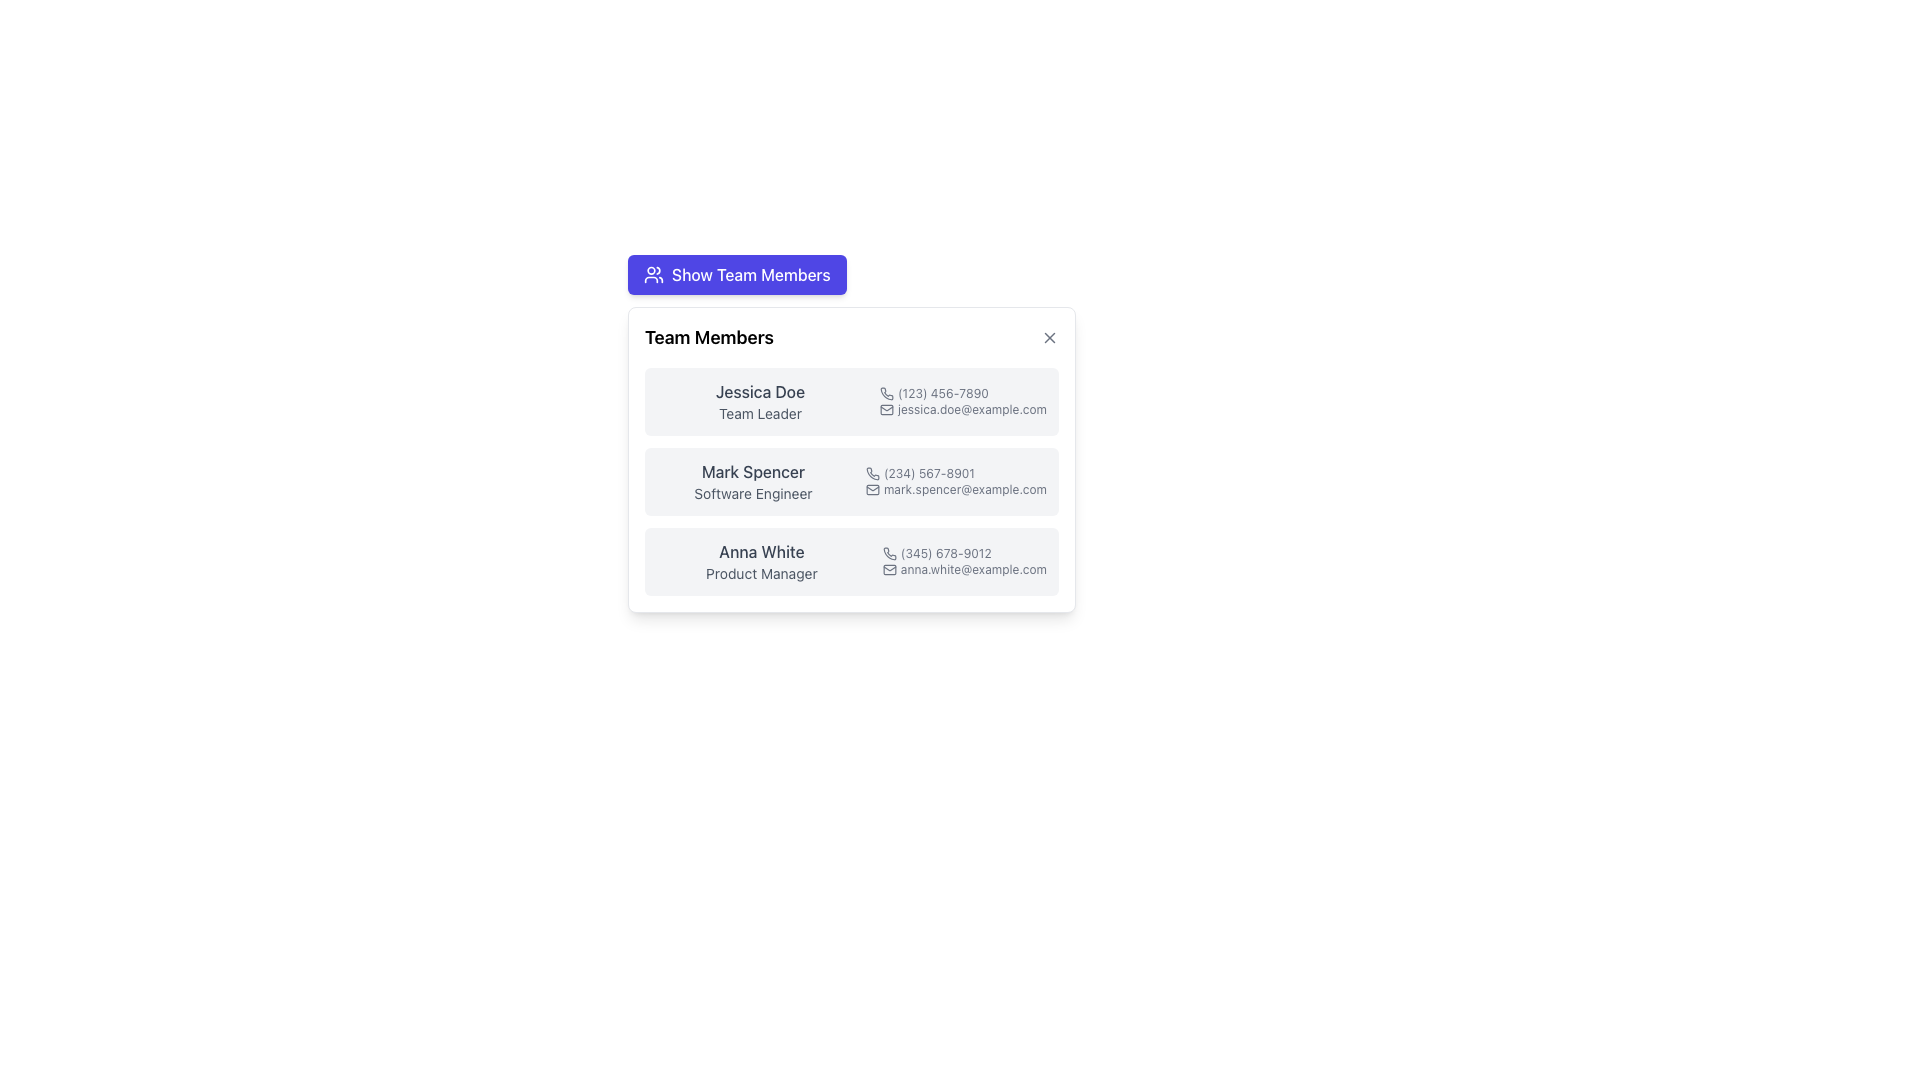  What do you see at coordinates (851, 562) in the screenshot?
I see `on the Contact Information Card for 'Anna White', the third list item in the 'Team Members' section` at bounding box center [851, 562].